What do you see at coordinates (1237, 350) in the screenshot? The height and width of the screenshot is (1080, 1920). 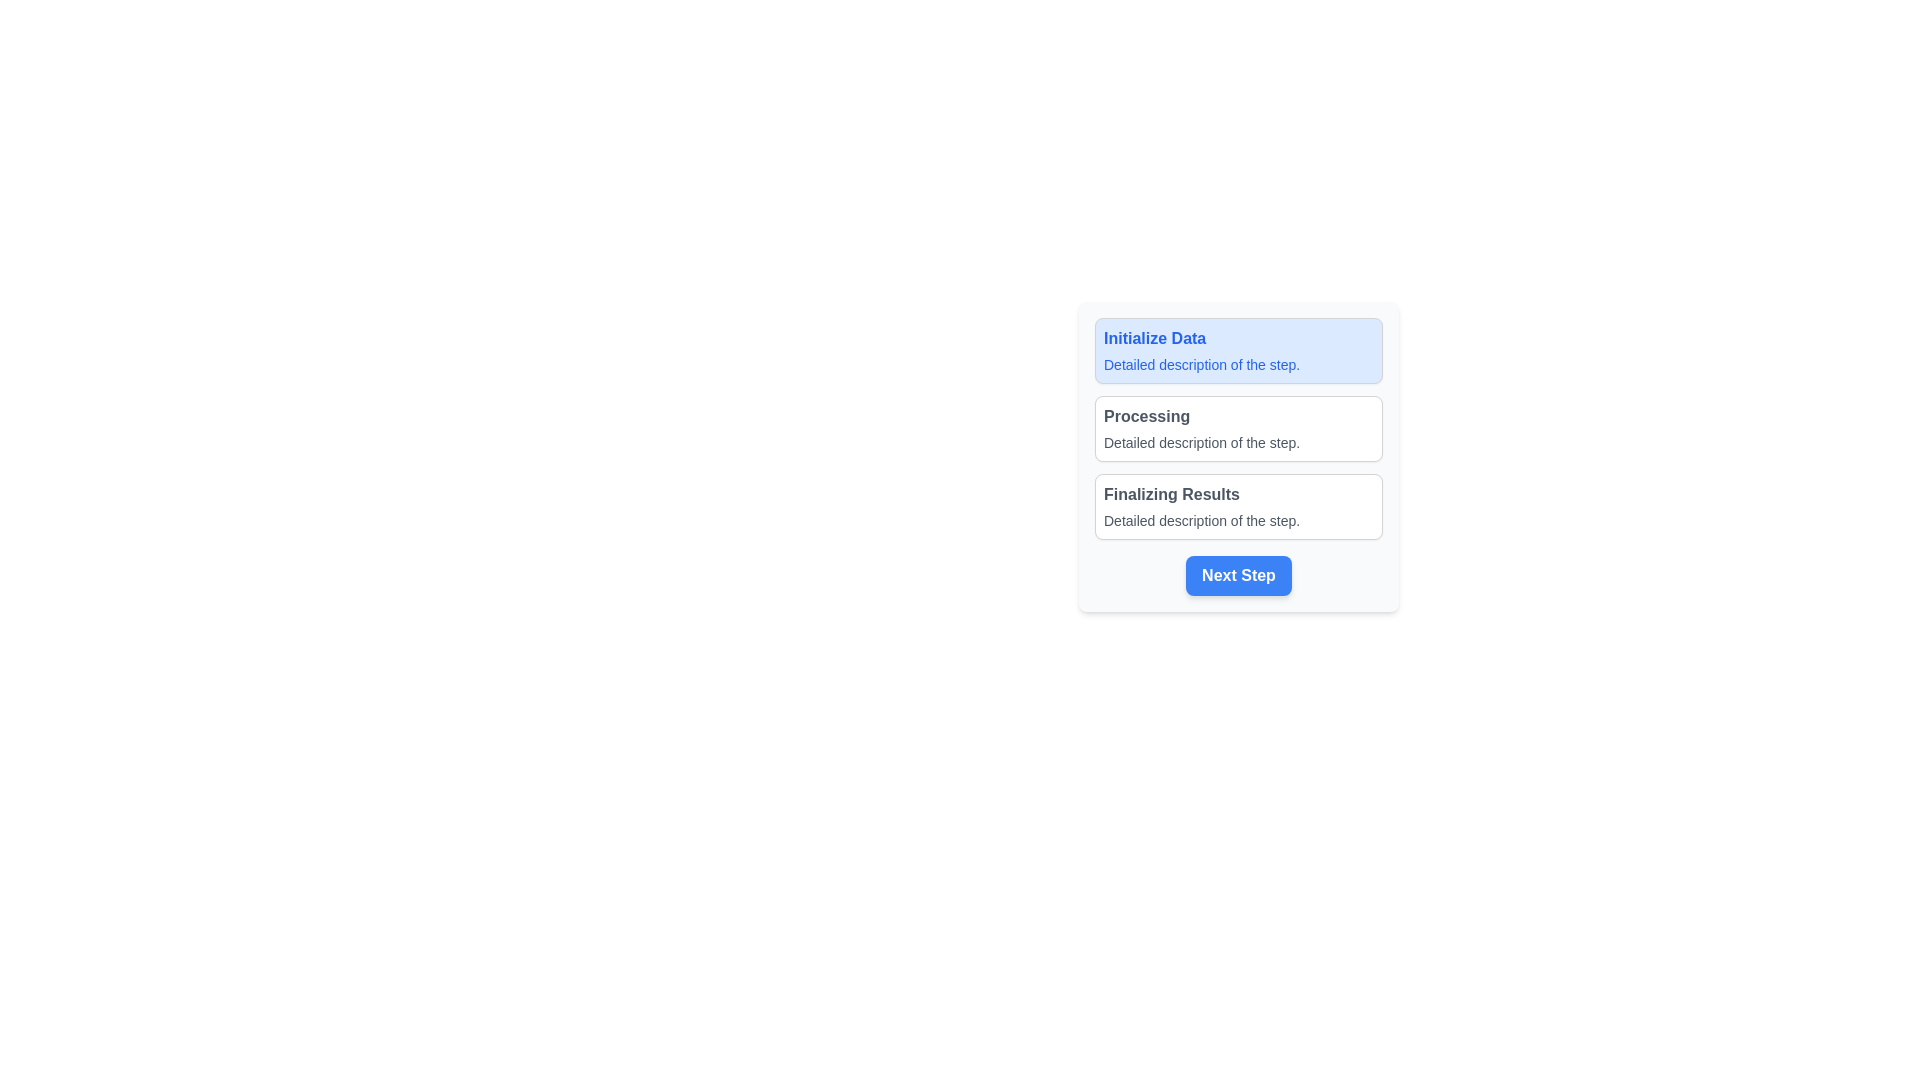 I see `descriptive text within the 'Initialize Data' Panel Section, which contains a bold title and a smaller description text` at bounding box center [1237, 350].